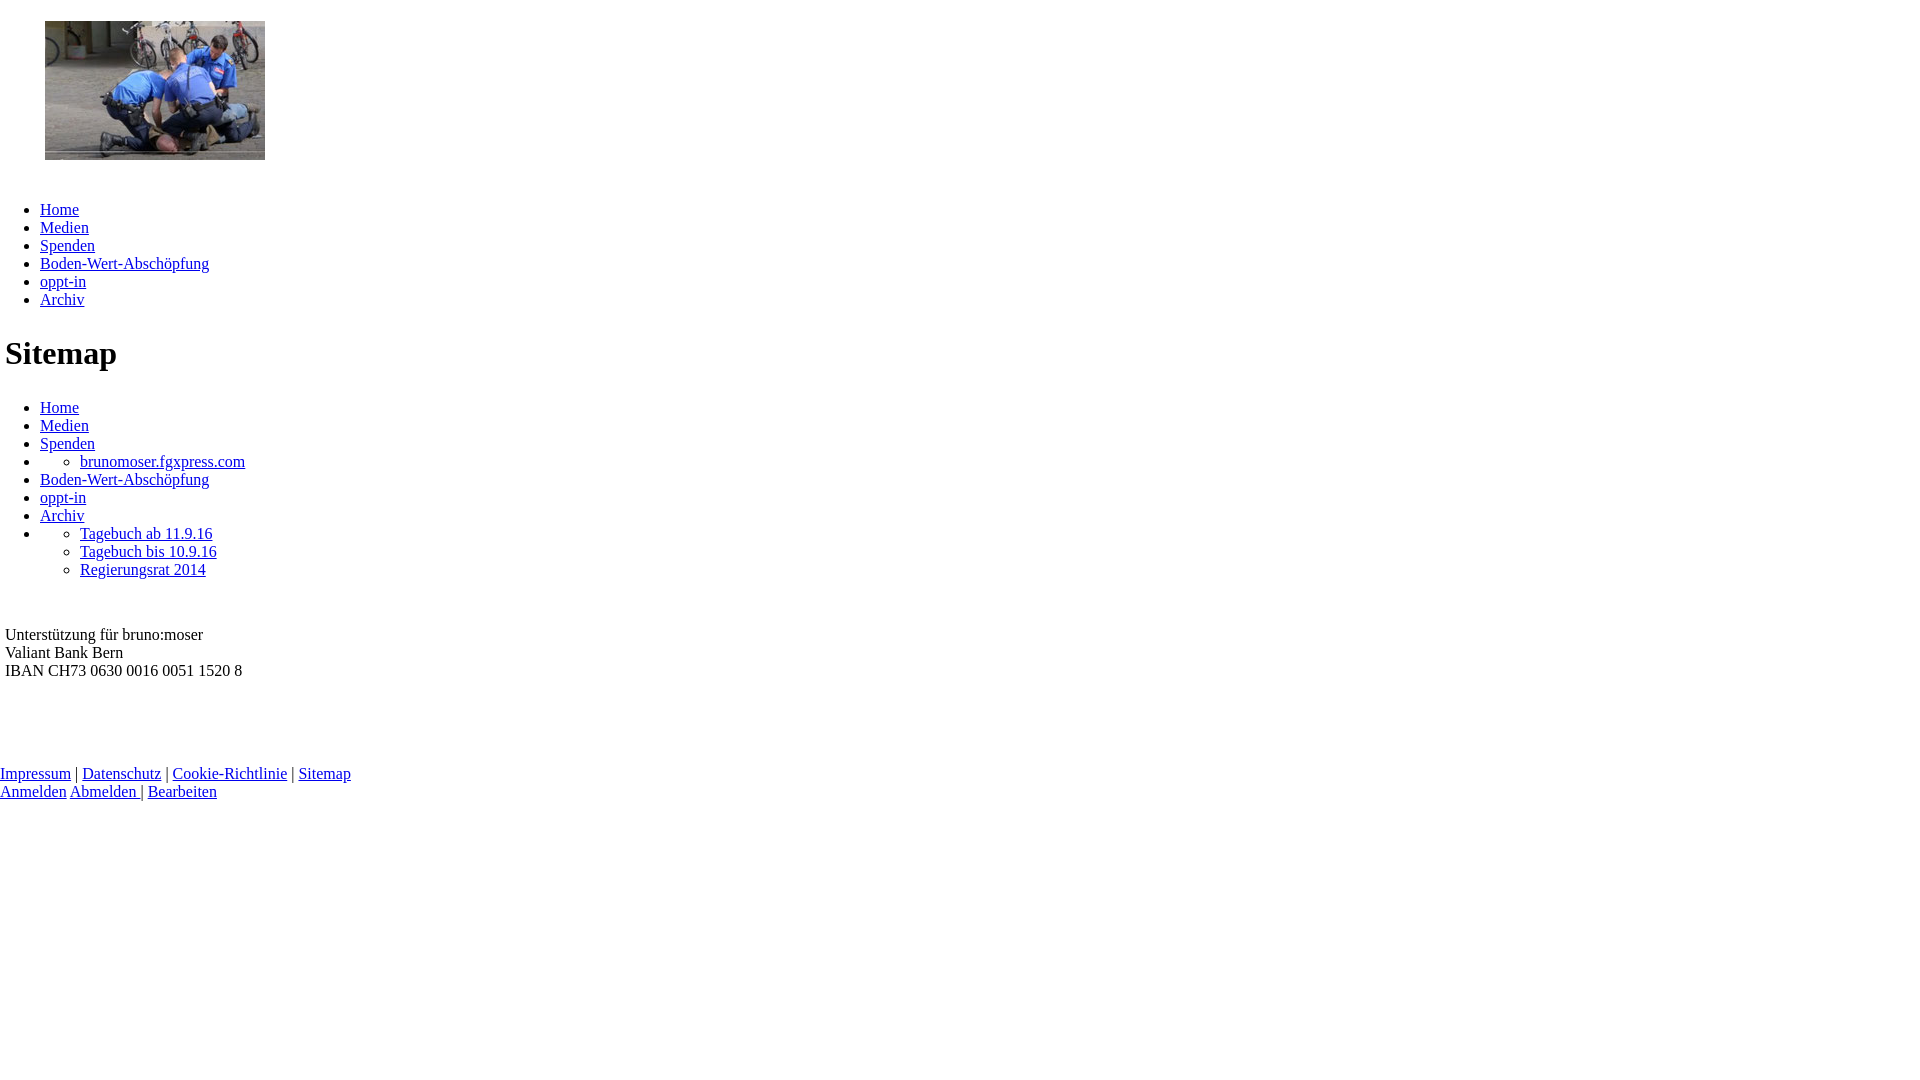  What do you see at coordinates (39, 442) in the screenshot?
I see `'Spenden'` at bounding box center [39, 442].